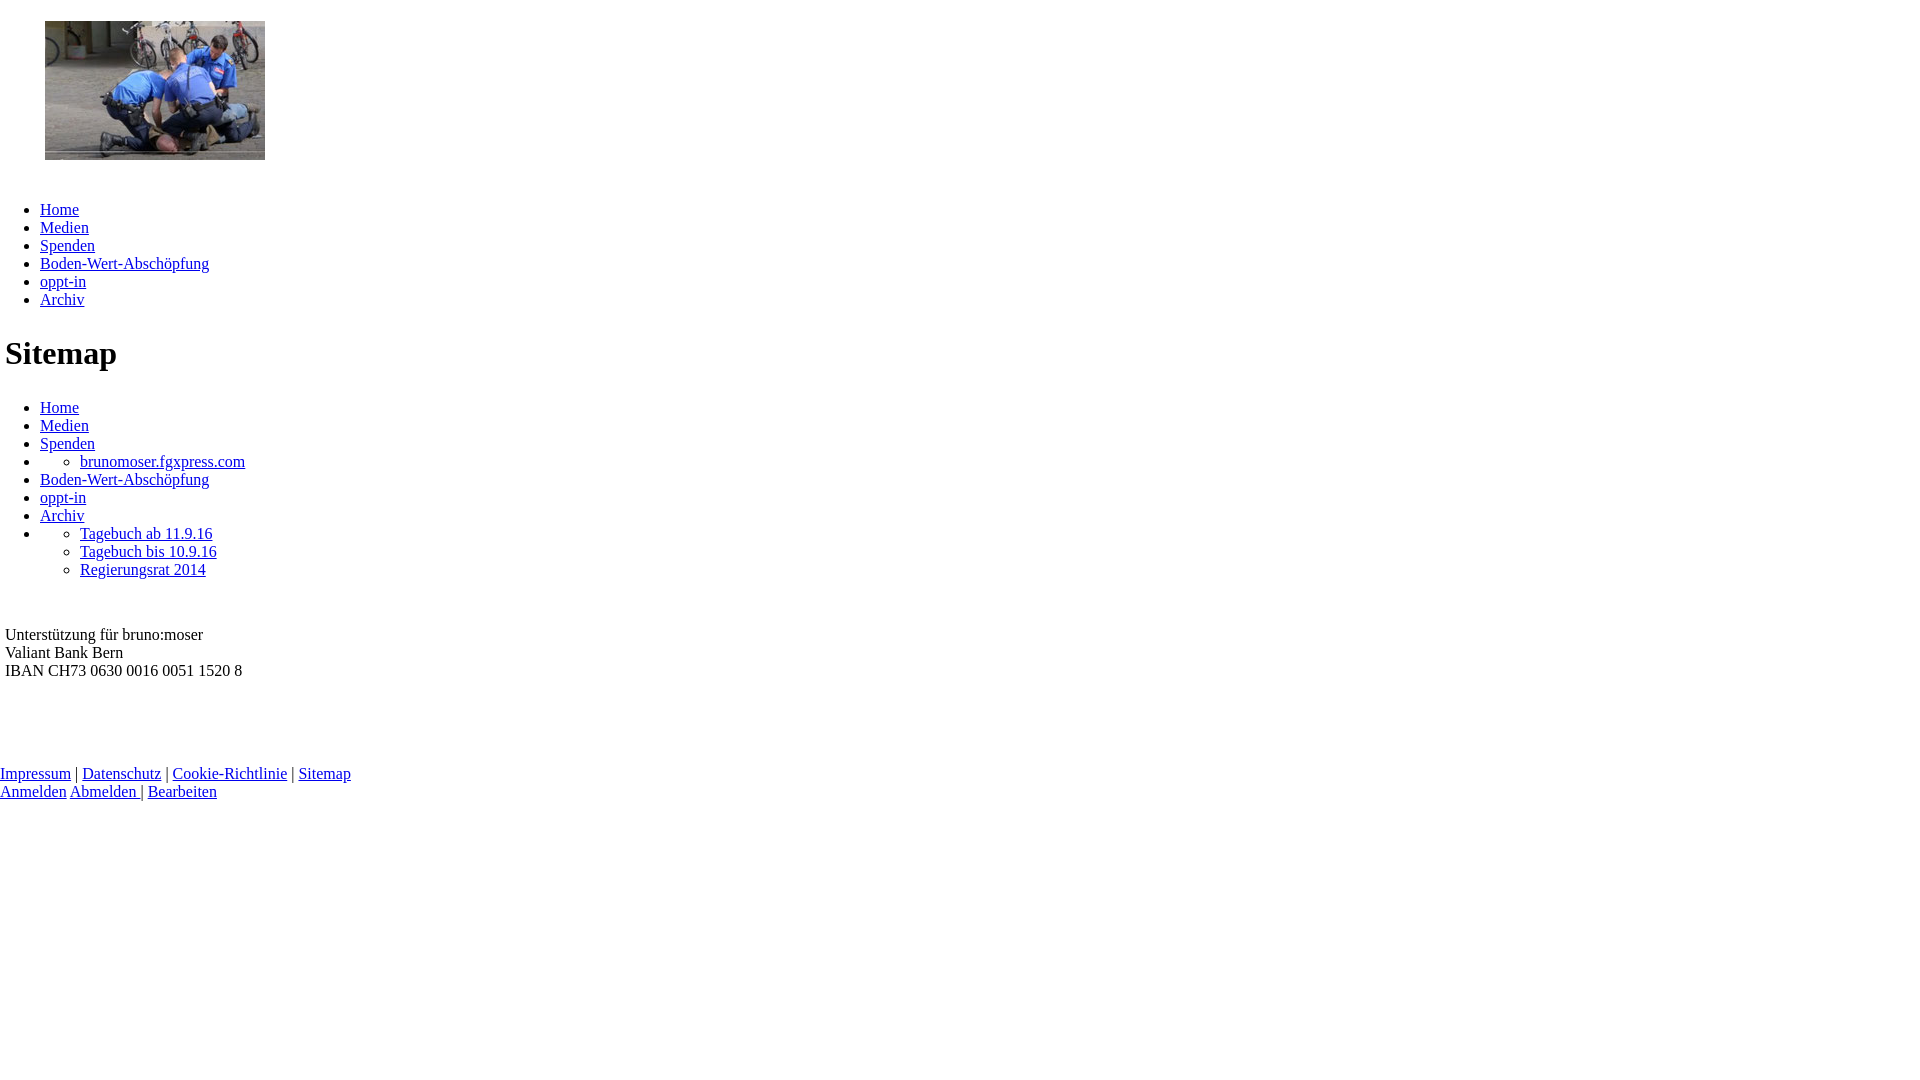  What do you see at coordinates (39, 442) in the screenshot?
I see `'Spenden'` at bounding box center [39, 442].